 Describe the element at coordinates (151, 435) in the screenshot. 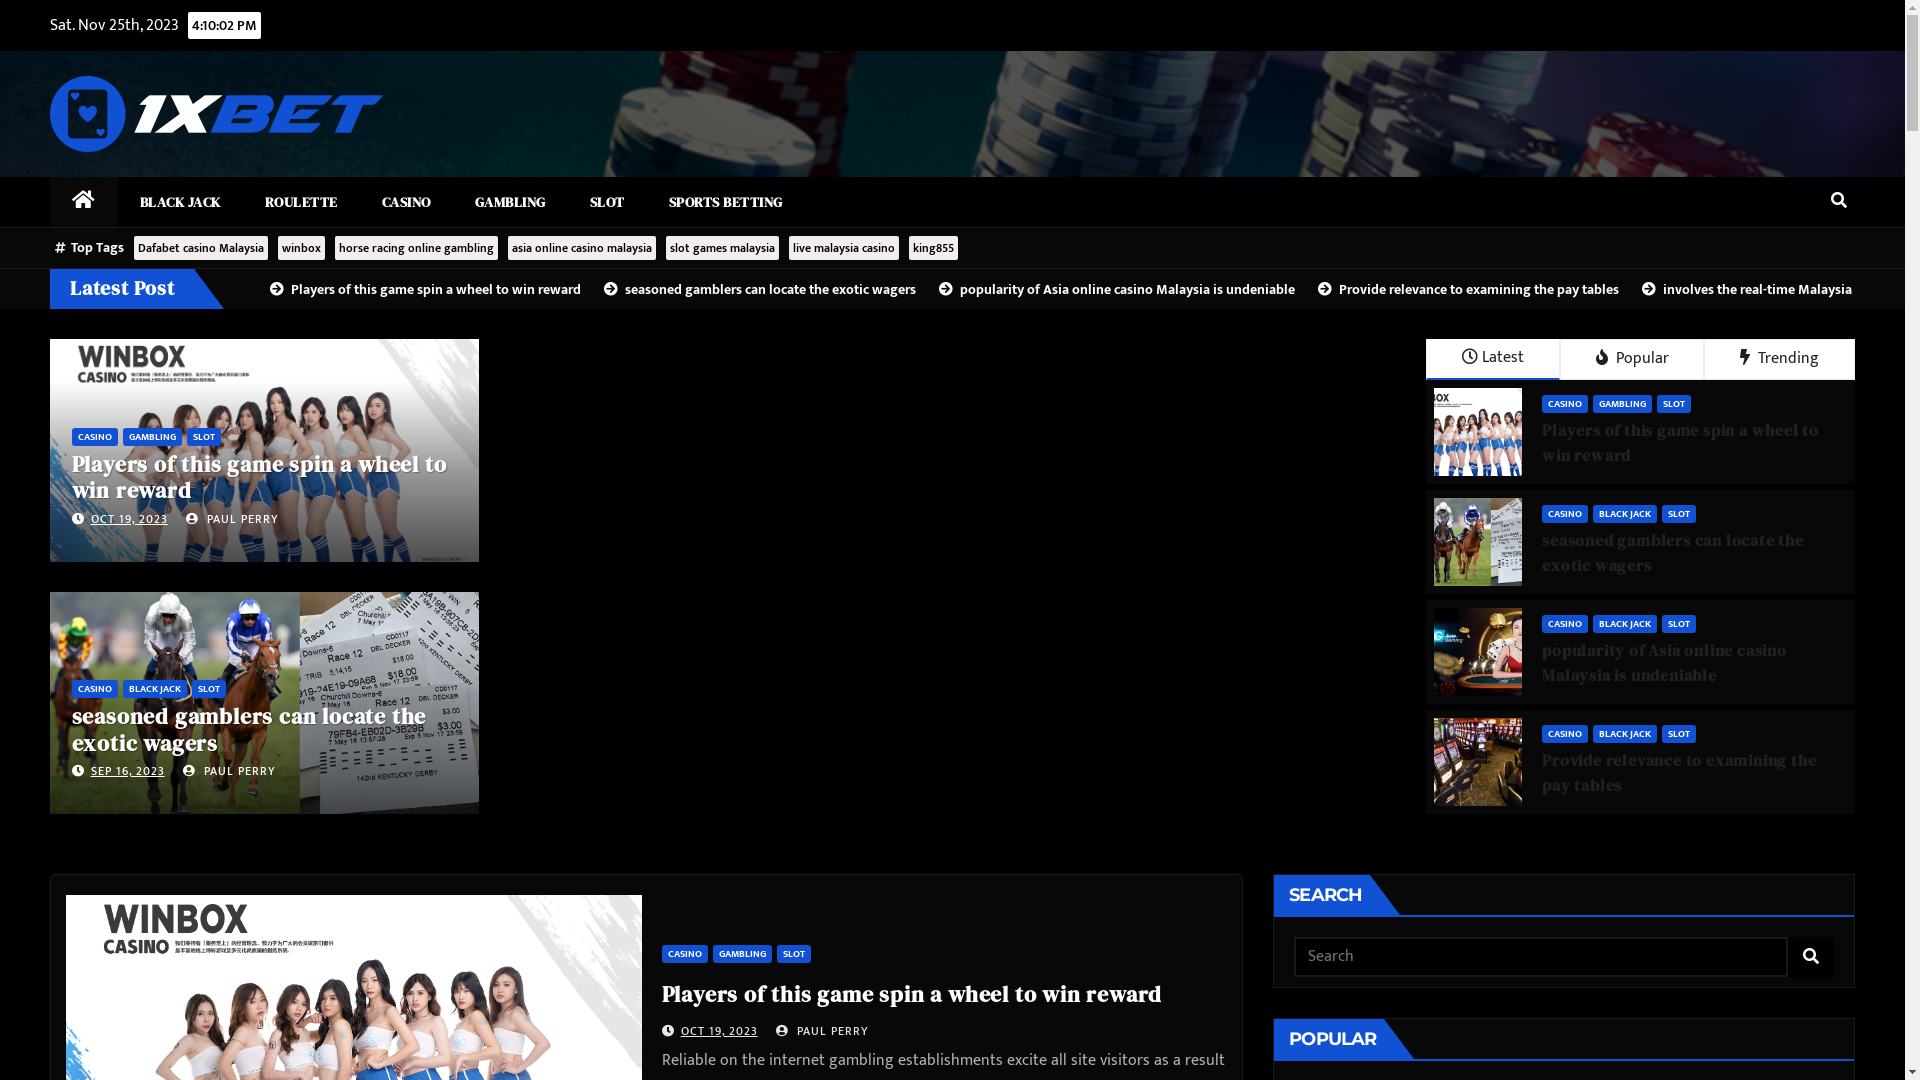

I see `'GAMBLING'` at that location.